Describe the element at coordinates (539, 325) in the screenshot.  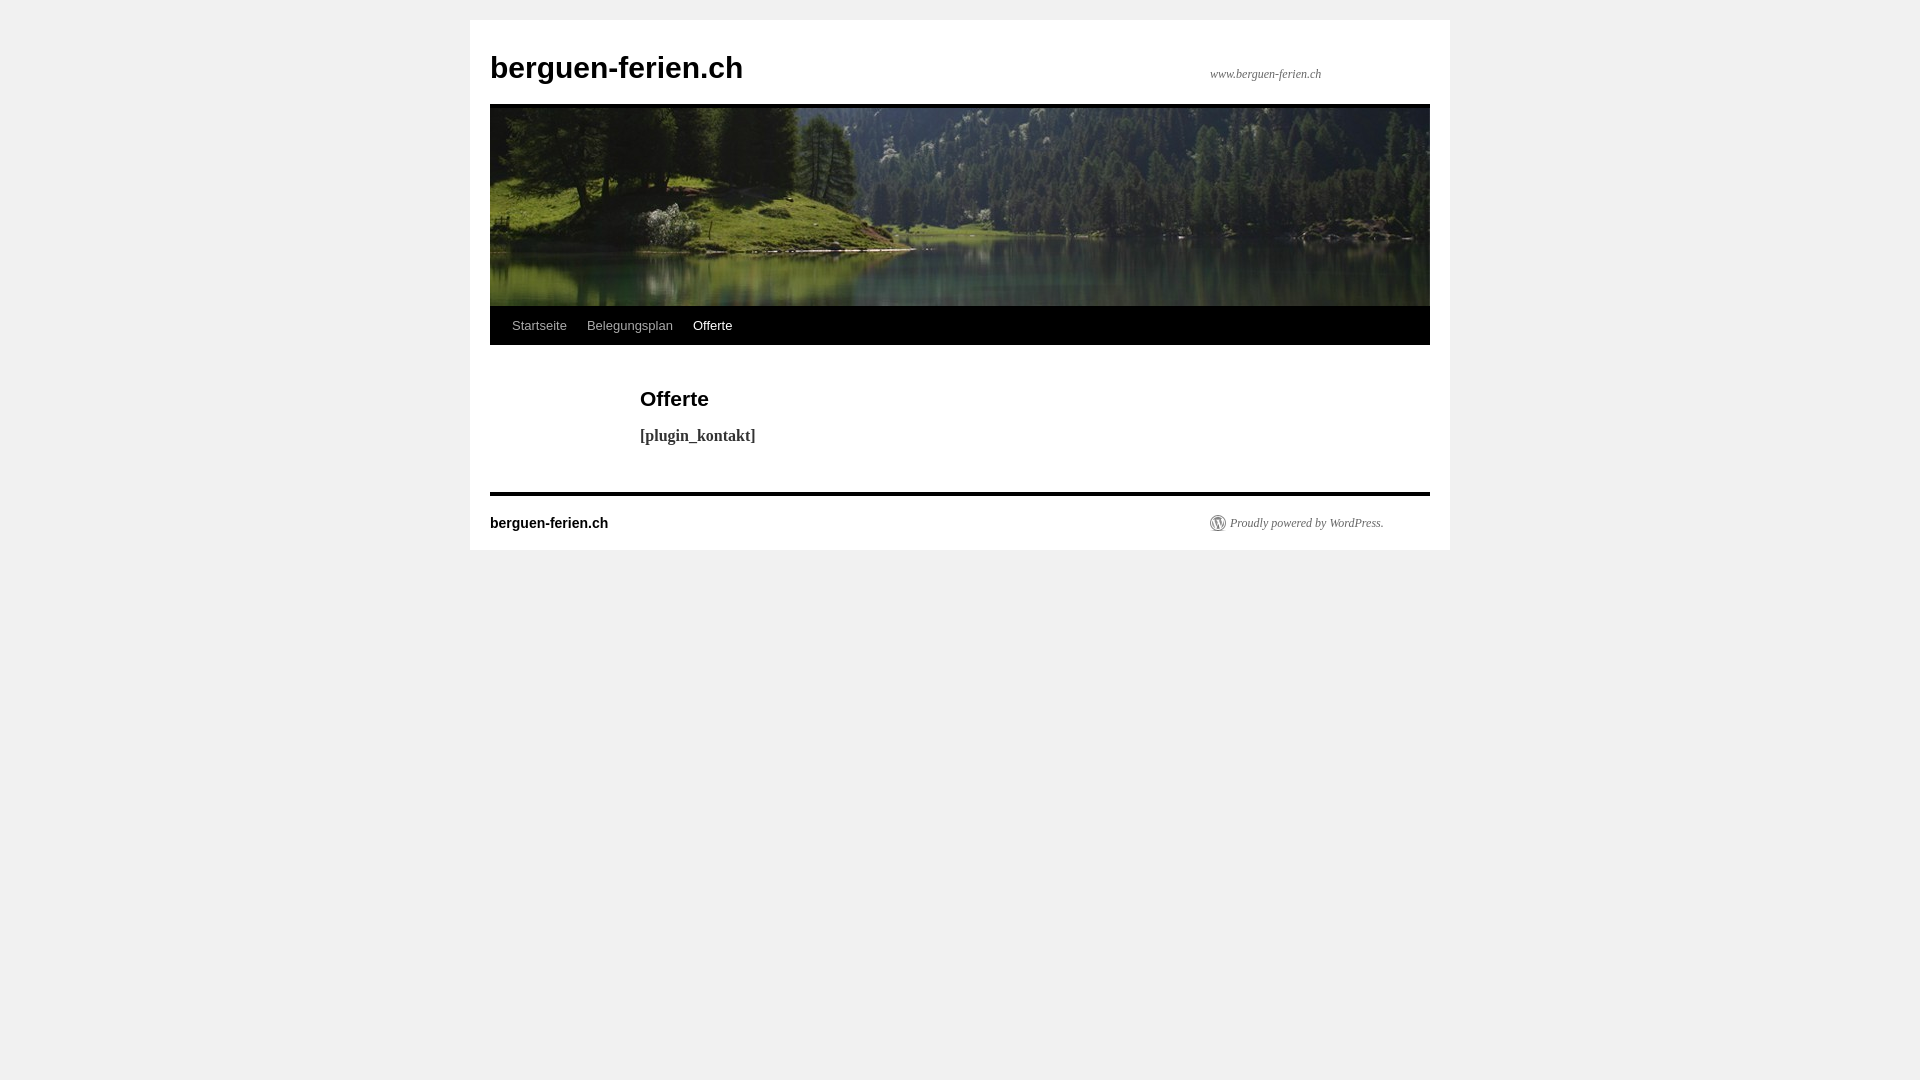
I see `'Startseite'` at that location.